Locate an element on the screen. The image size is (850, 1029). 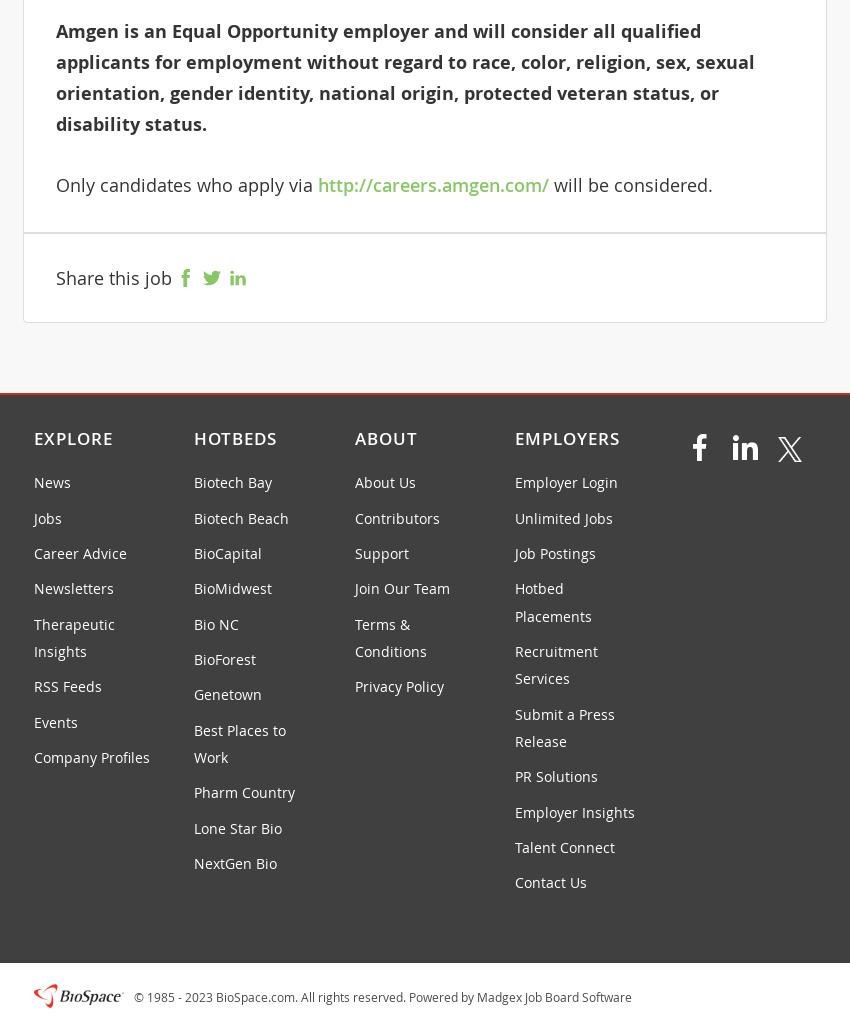
'Genetown' is located at coordinates (192, 693).